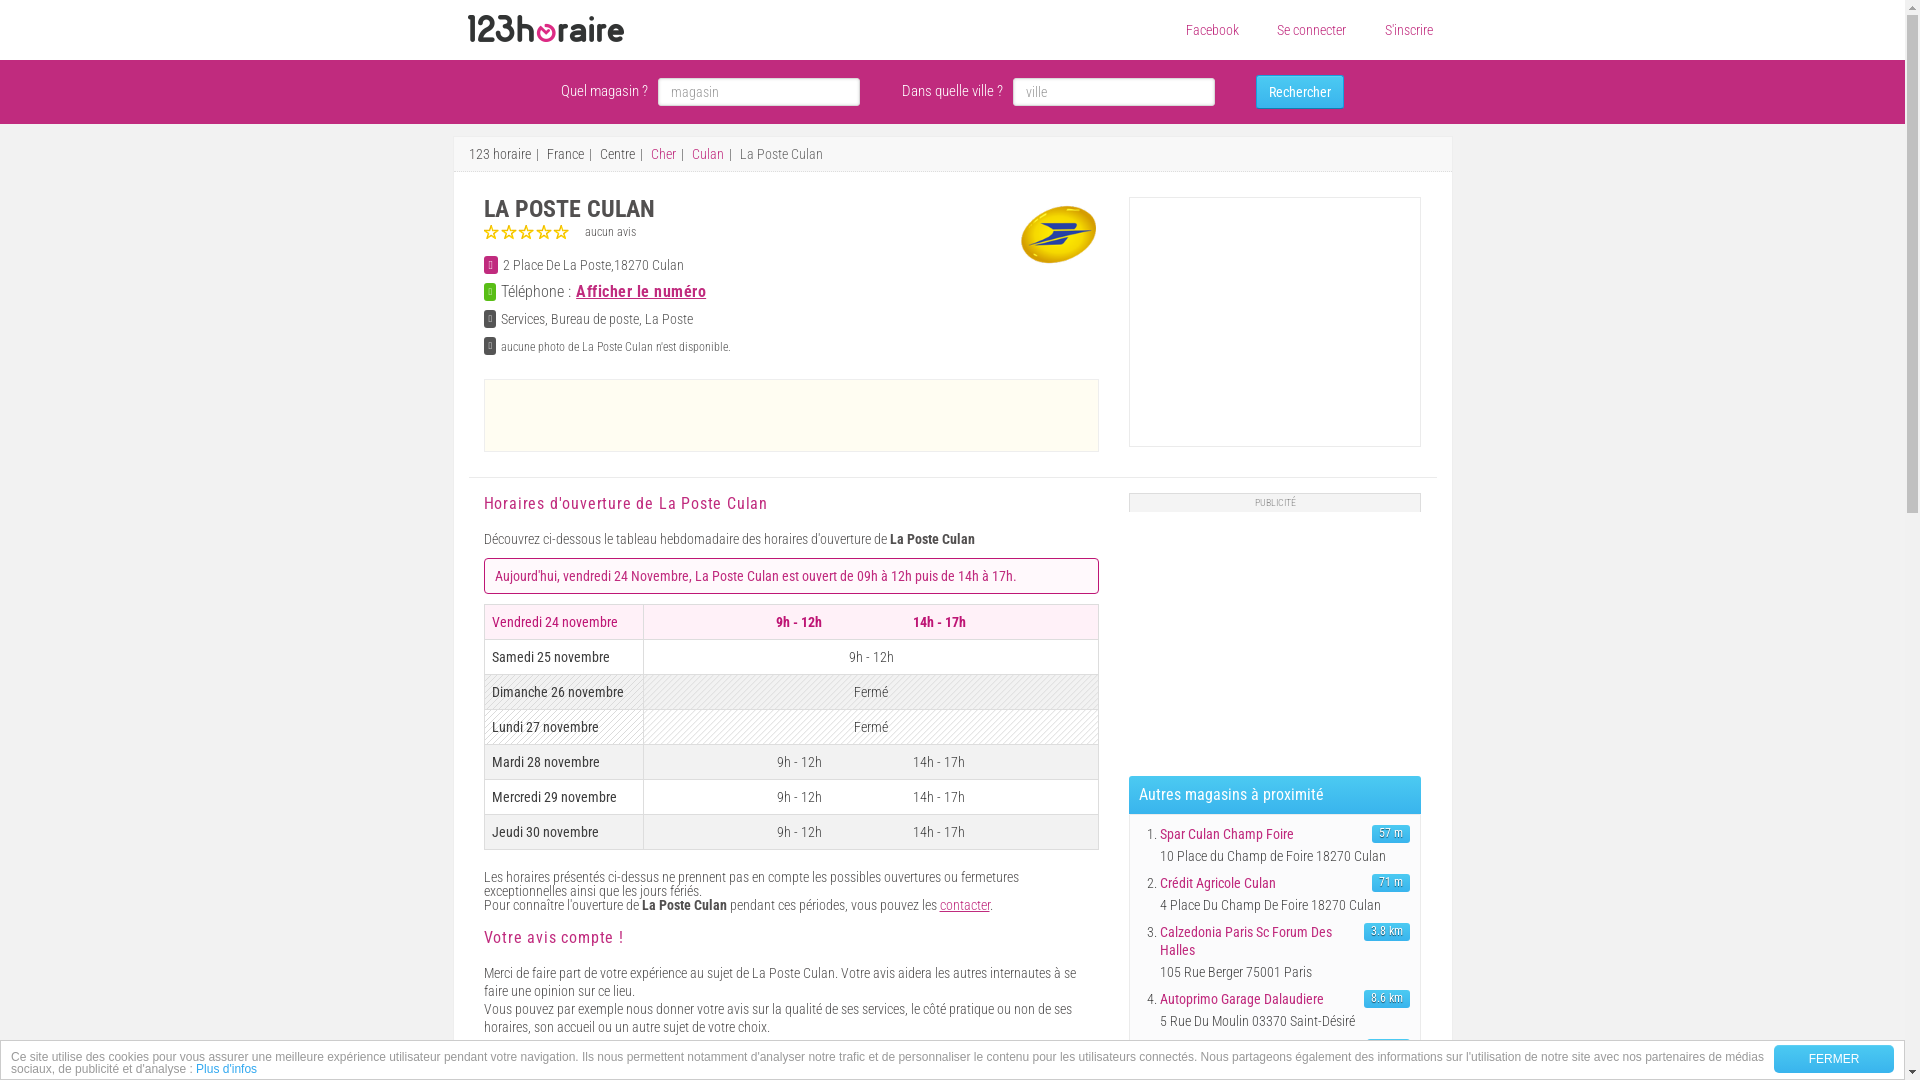 This screenshot has height=1080, width=1920. What do you see at coordinates (523, 318) in the screenshot?
I see `'Services'` at bounding box center [523, 318].